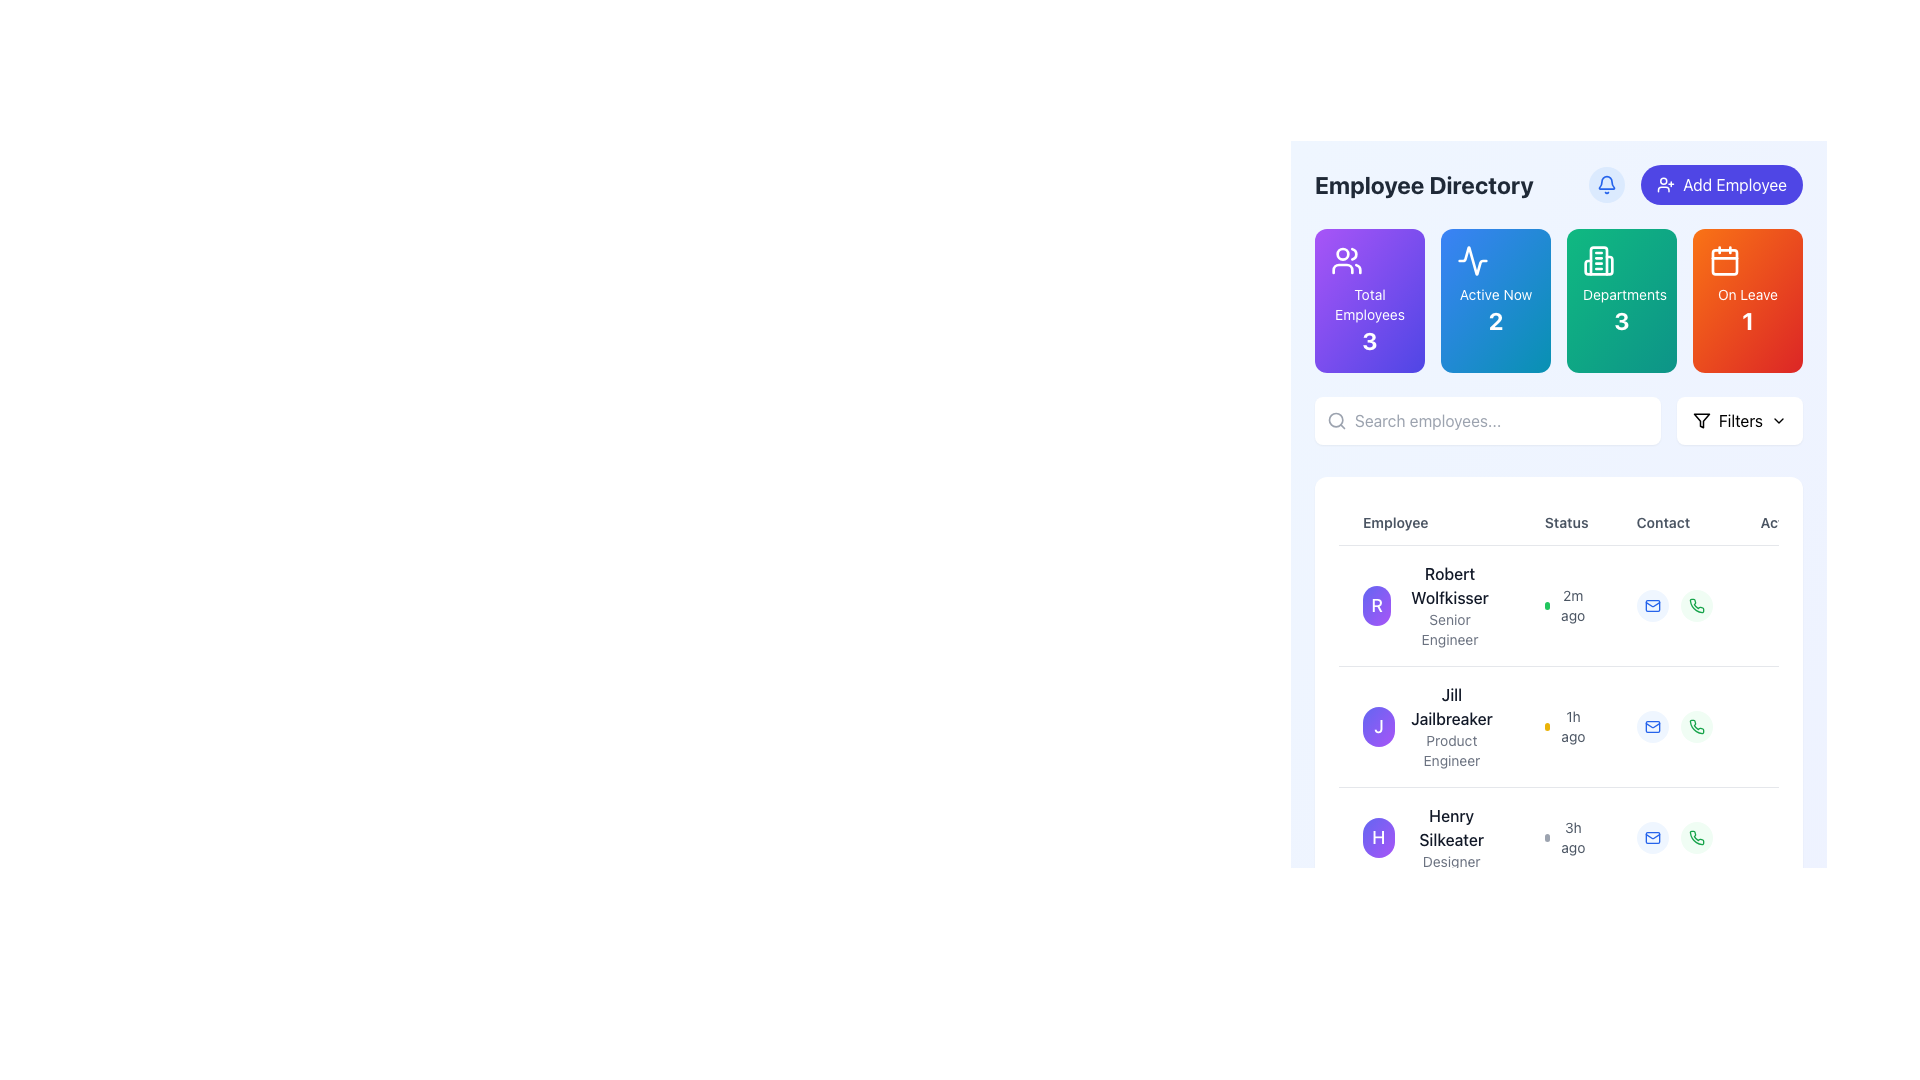 The height and width of the screenshot is (1080, 1920). I want to click on the phone call action button located in the 'Contact' column next to Robert Wolfkisser in the Employee Directory to initiate a call, so click(1695, 604).